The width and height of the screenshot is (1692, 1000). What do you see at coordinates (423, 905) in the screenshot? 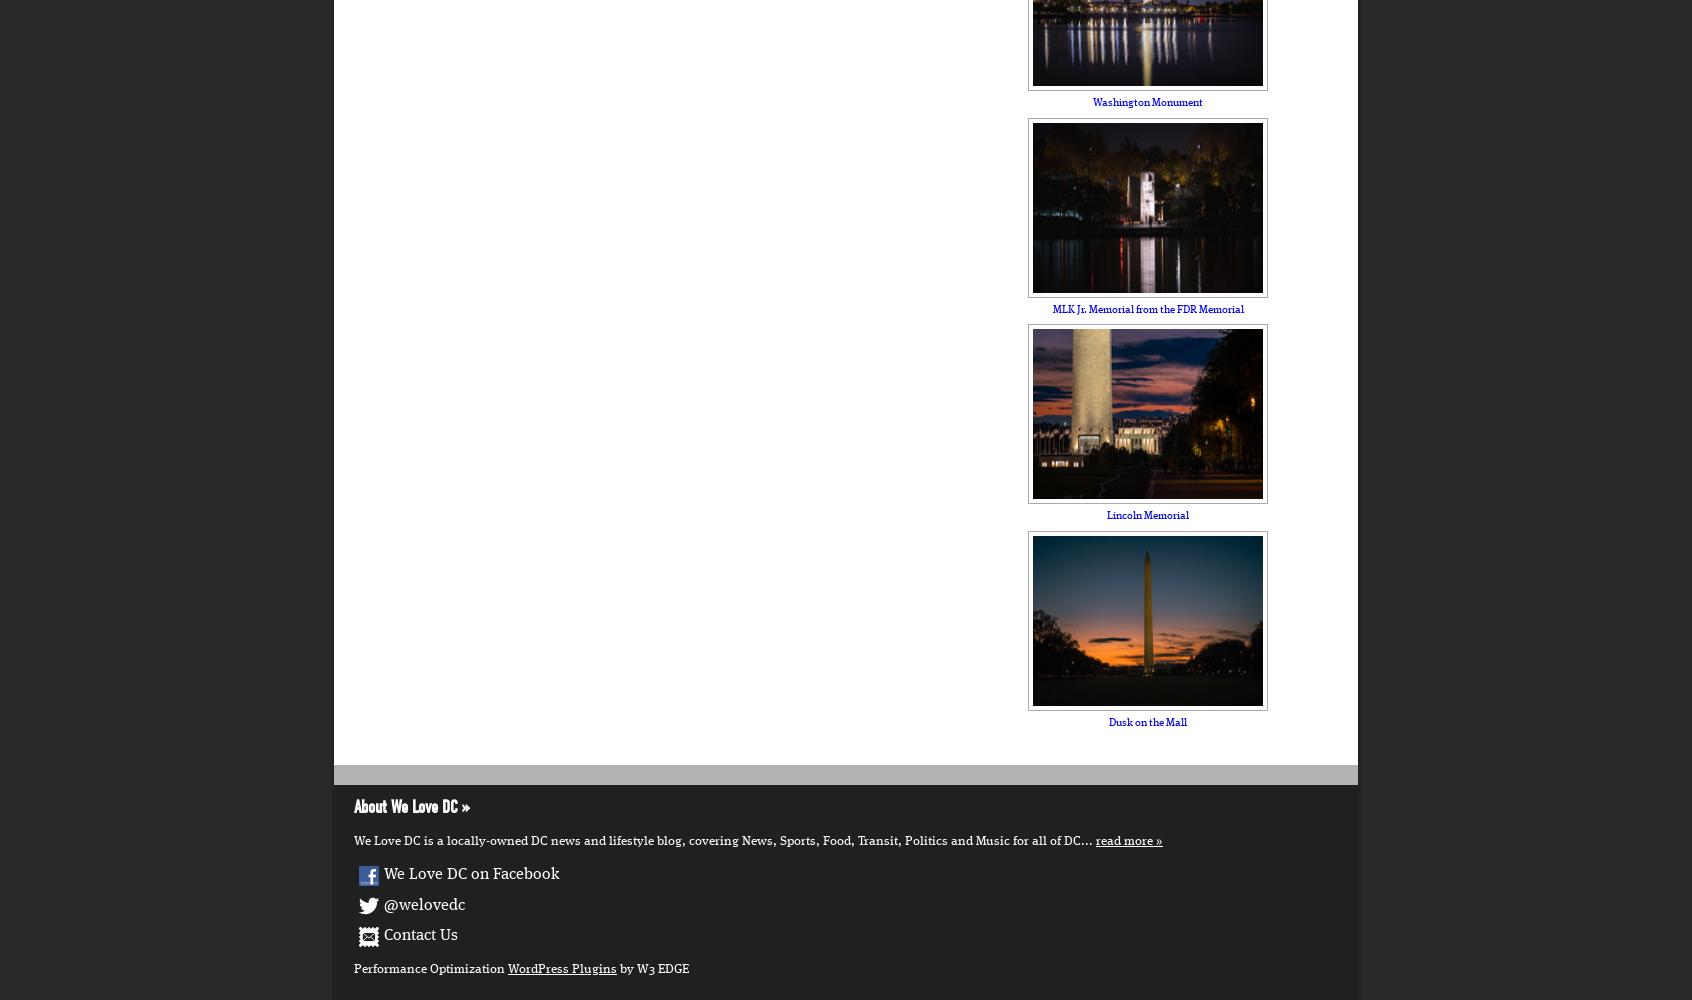
I see `'@welovedc'` at bounding box center [423, 905].